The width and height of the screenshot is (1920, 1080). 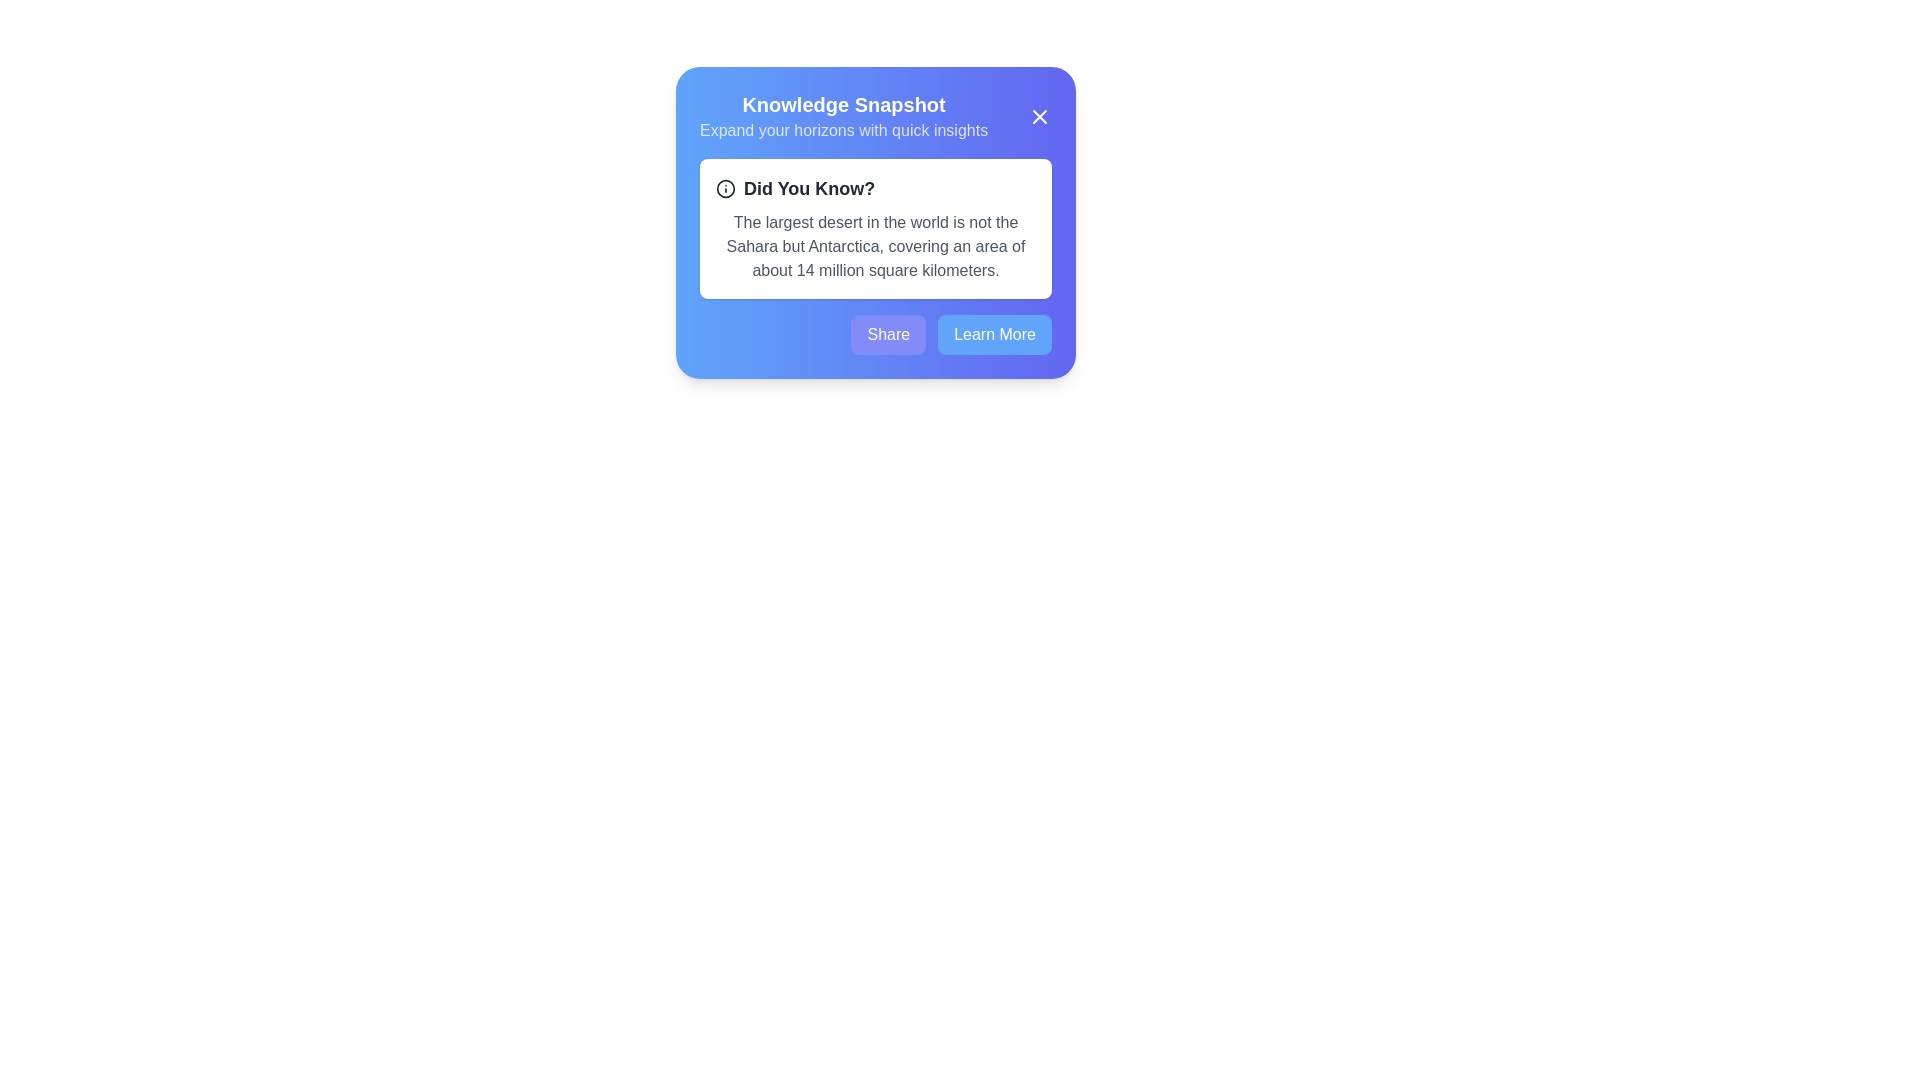 I want to click on the text block that reads 'Expand your horizons with quick insights', which is styled with a semi-transparent white color and positioned within a blue gradient background, located directly beneath the heading 'Knowledge Snapshot', so click(x=844, y=131).